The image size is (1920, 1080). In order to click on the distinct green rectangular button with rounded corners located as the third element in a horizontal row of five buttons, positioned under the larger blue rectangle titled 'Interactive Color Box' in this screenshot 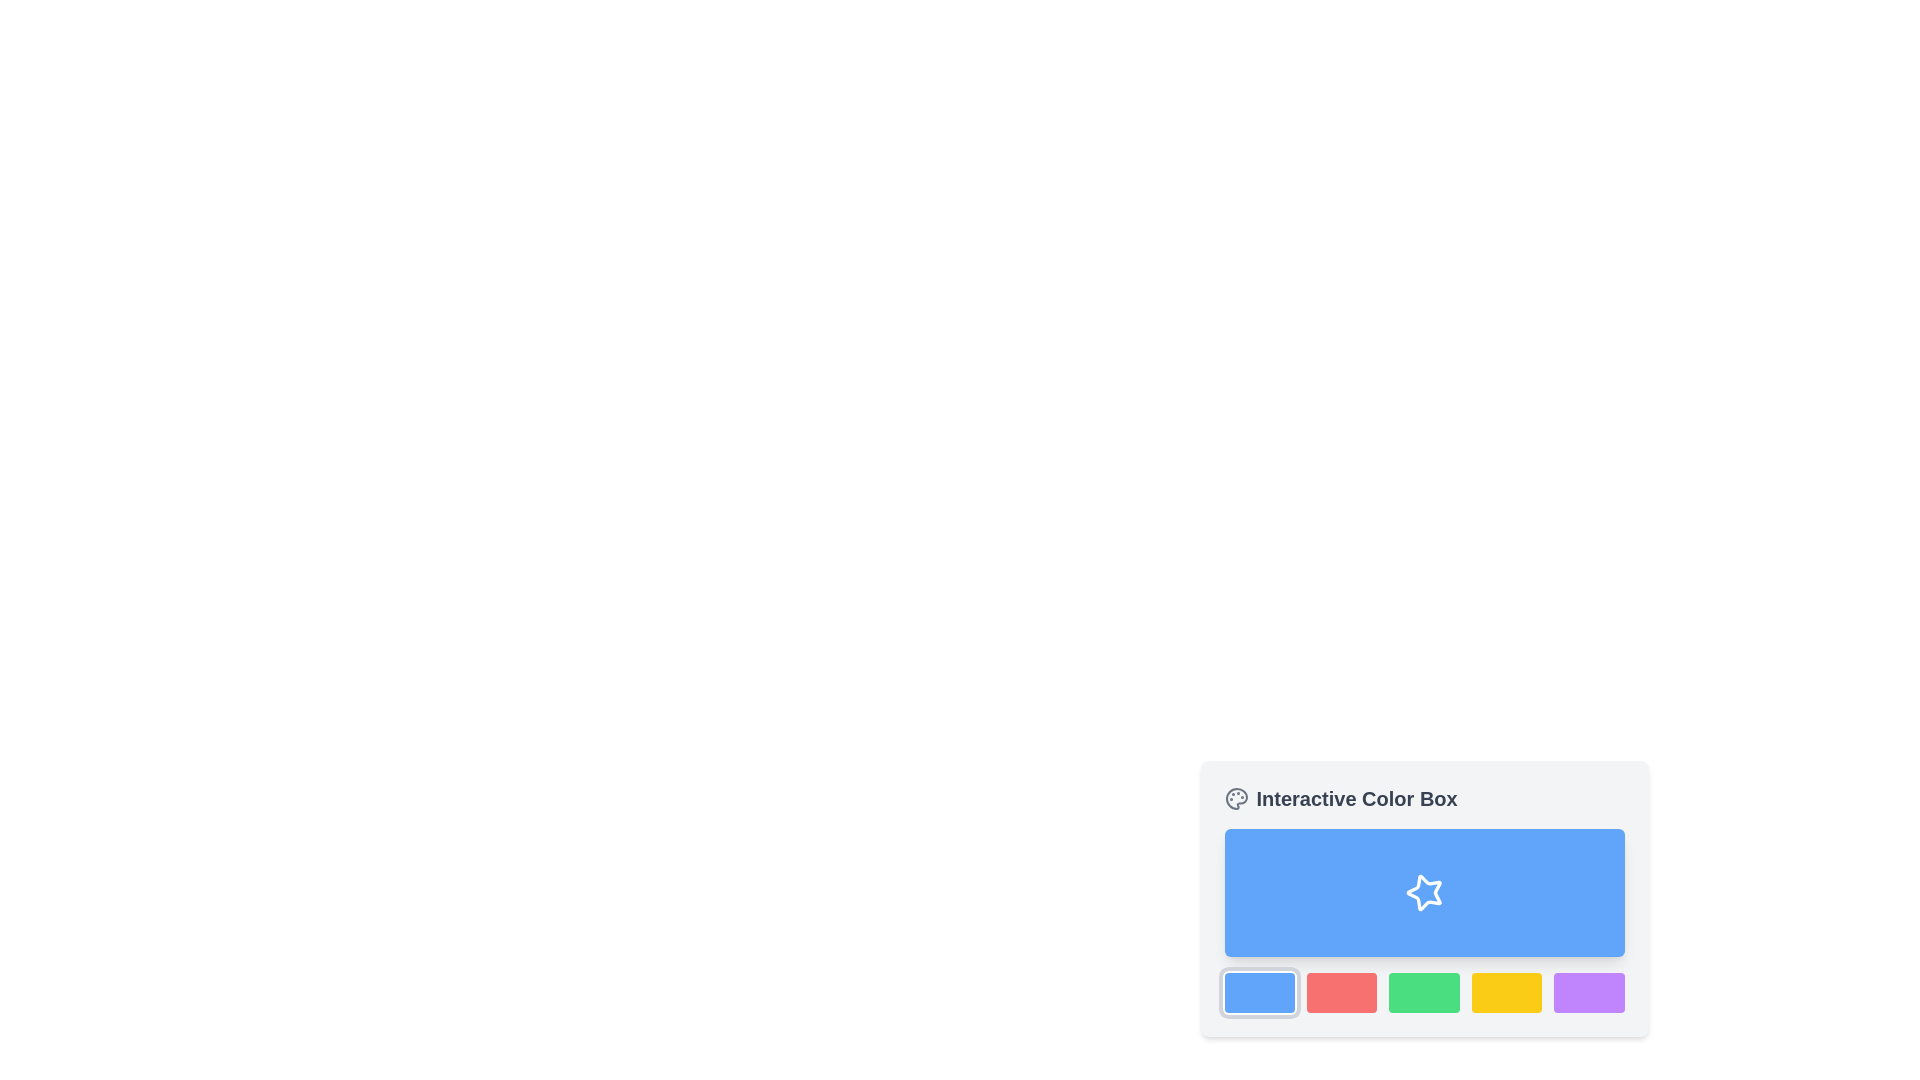, I will do `click(1423, 992)`.